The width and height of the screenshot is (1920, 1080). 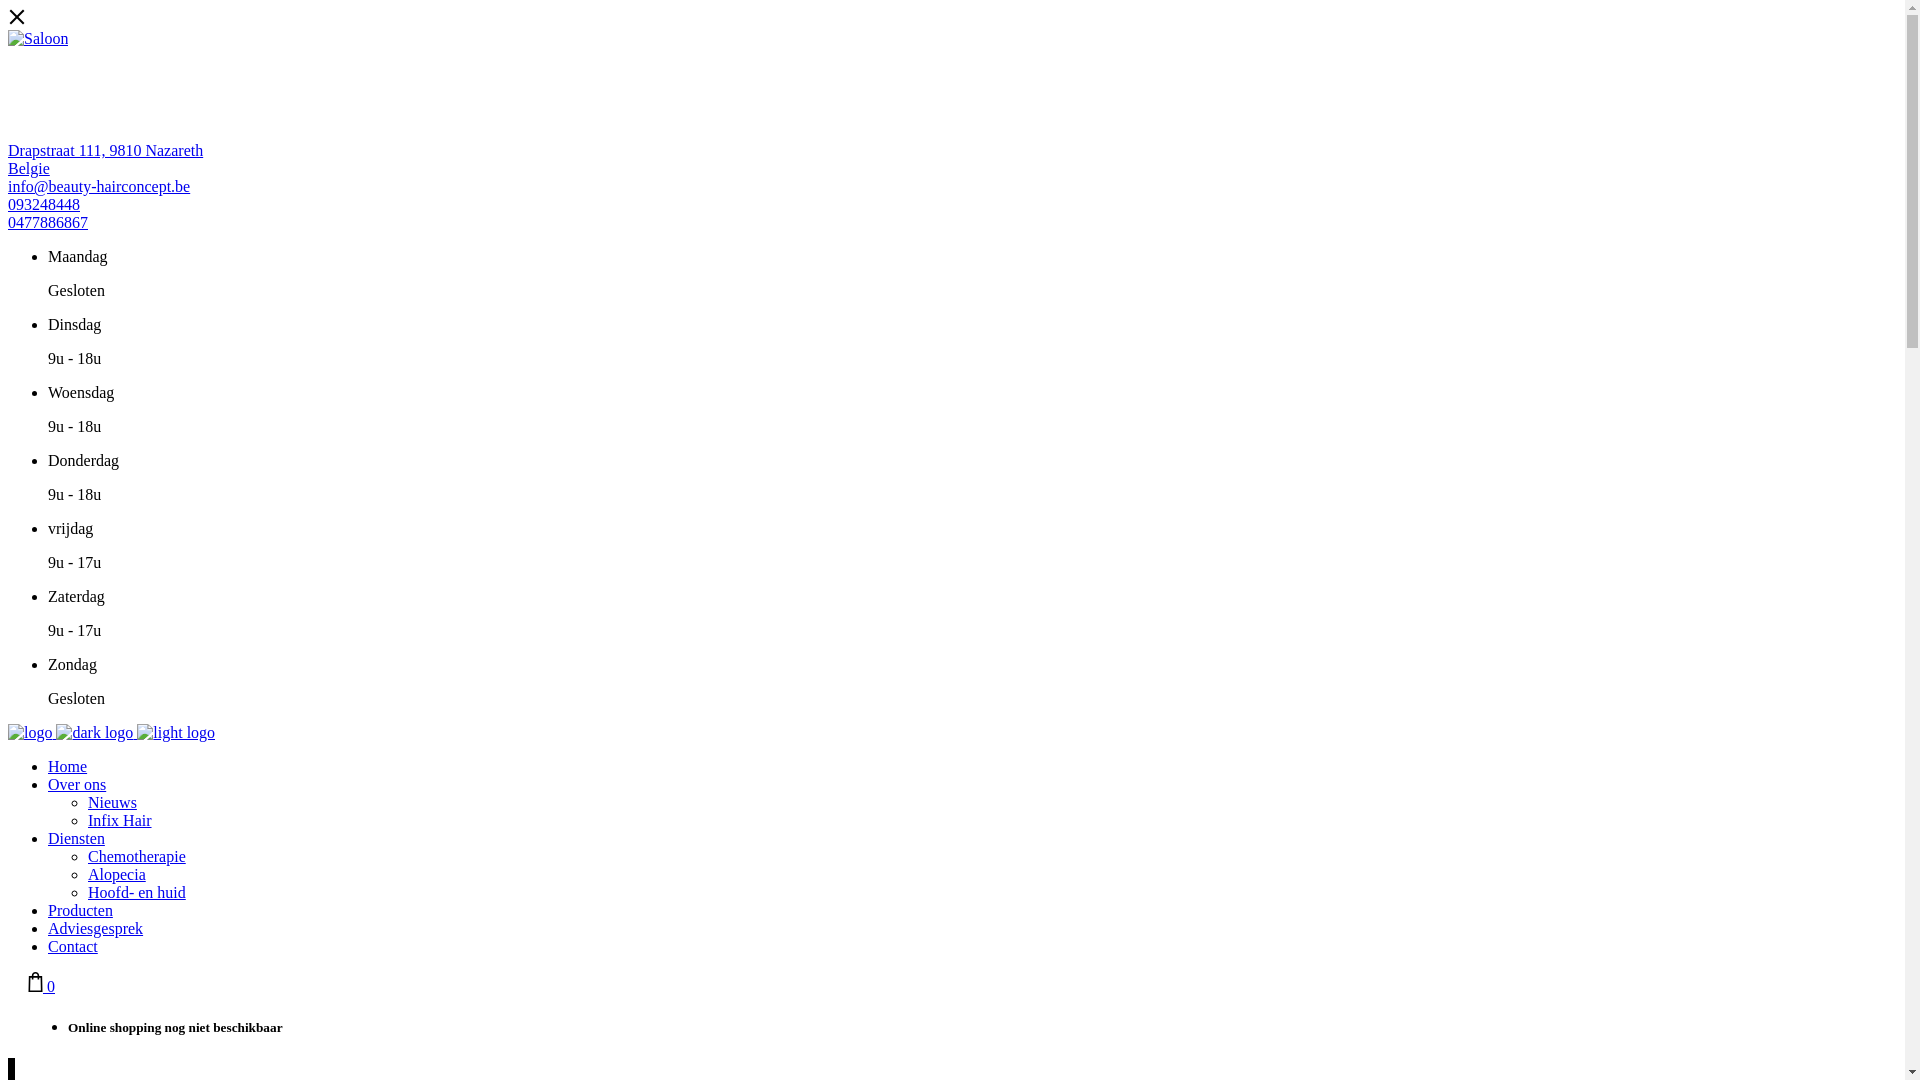 What do you see at coordinates (76, 838) in the screenshot?
I see `'Diensten'` at bounding box center [76, 838].